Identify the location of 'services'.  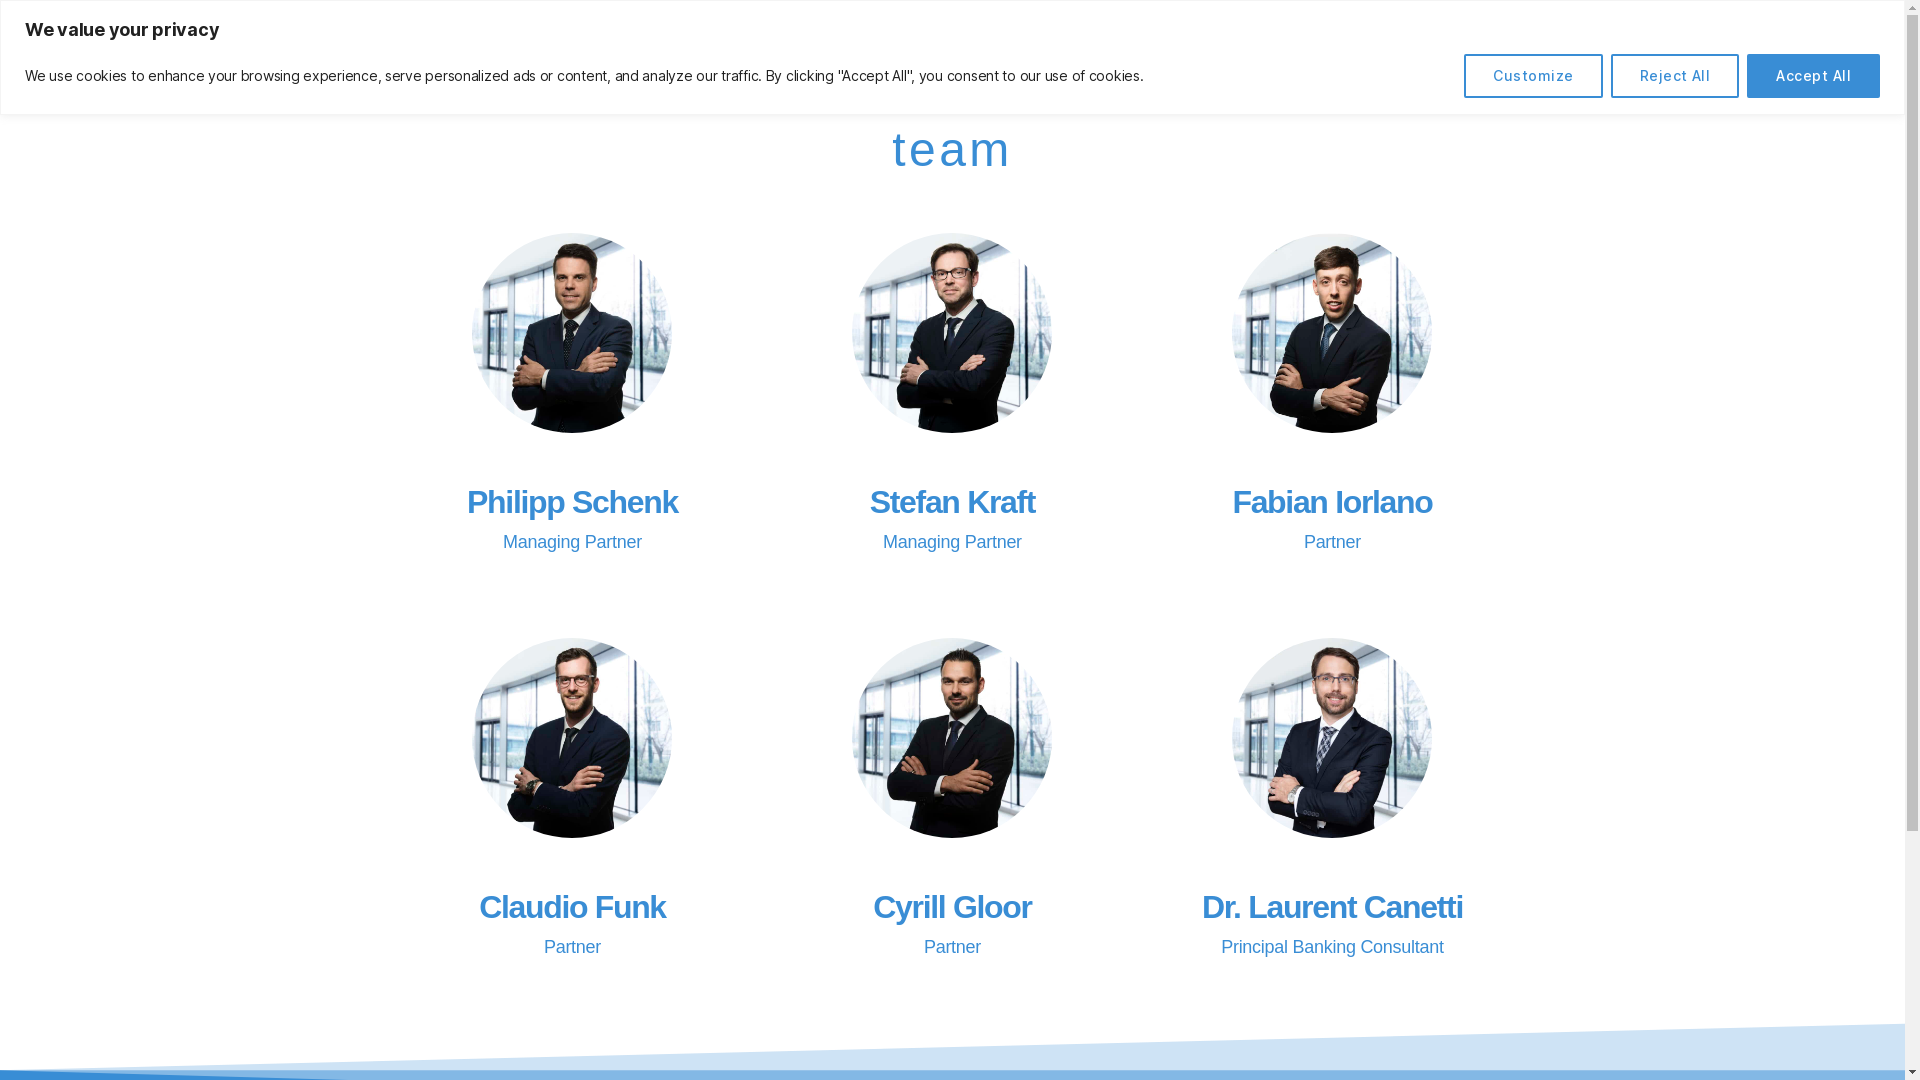
(1295, 47).